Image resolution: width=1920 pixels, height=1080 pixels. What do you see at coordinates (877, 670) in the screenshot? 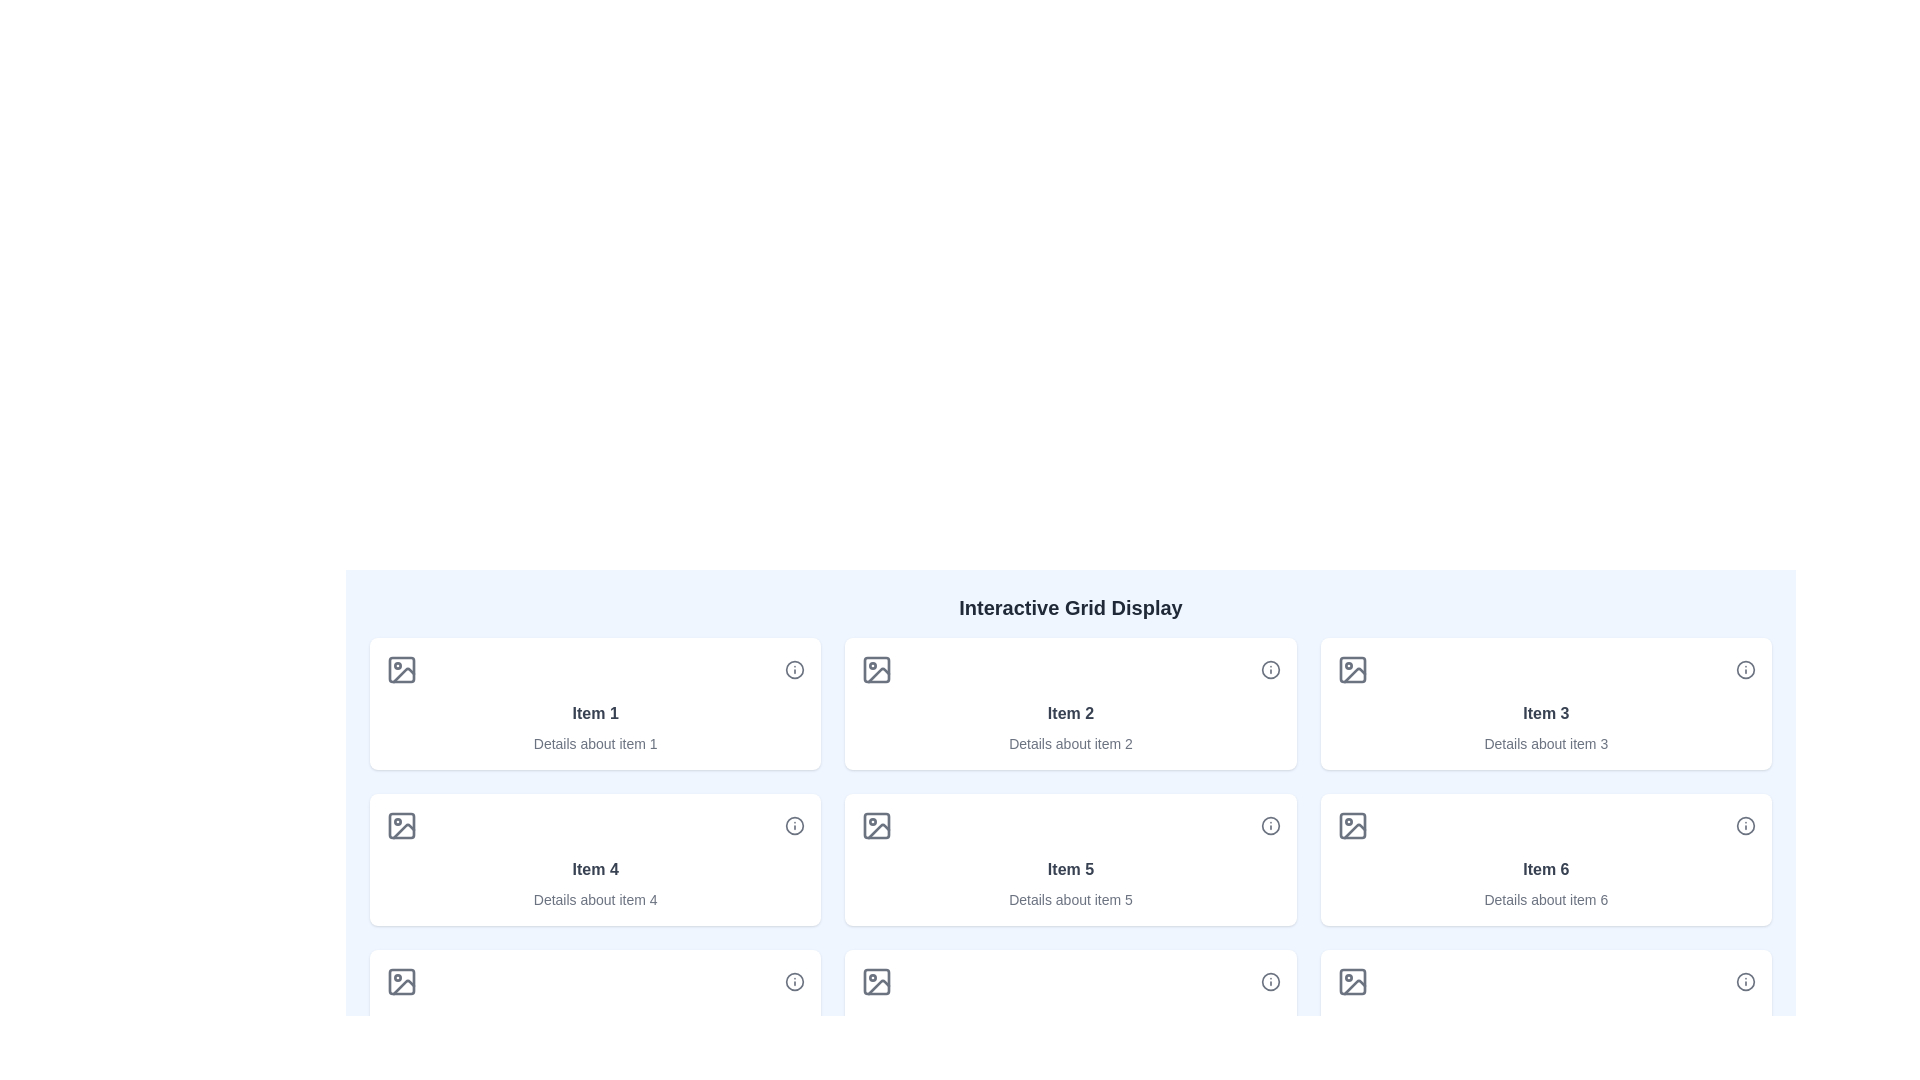
I see `the encompassing icon element, which is part of a composite symbol located within the second card of the top row in a grid layout` at bounding box center [877, 670].